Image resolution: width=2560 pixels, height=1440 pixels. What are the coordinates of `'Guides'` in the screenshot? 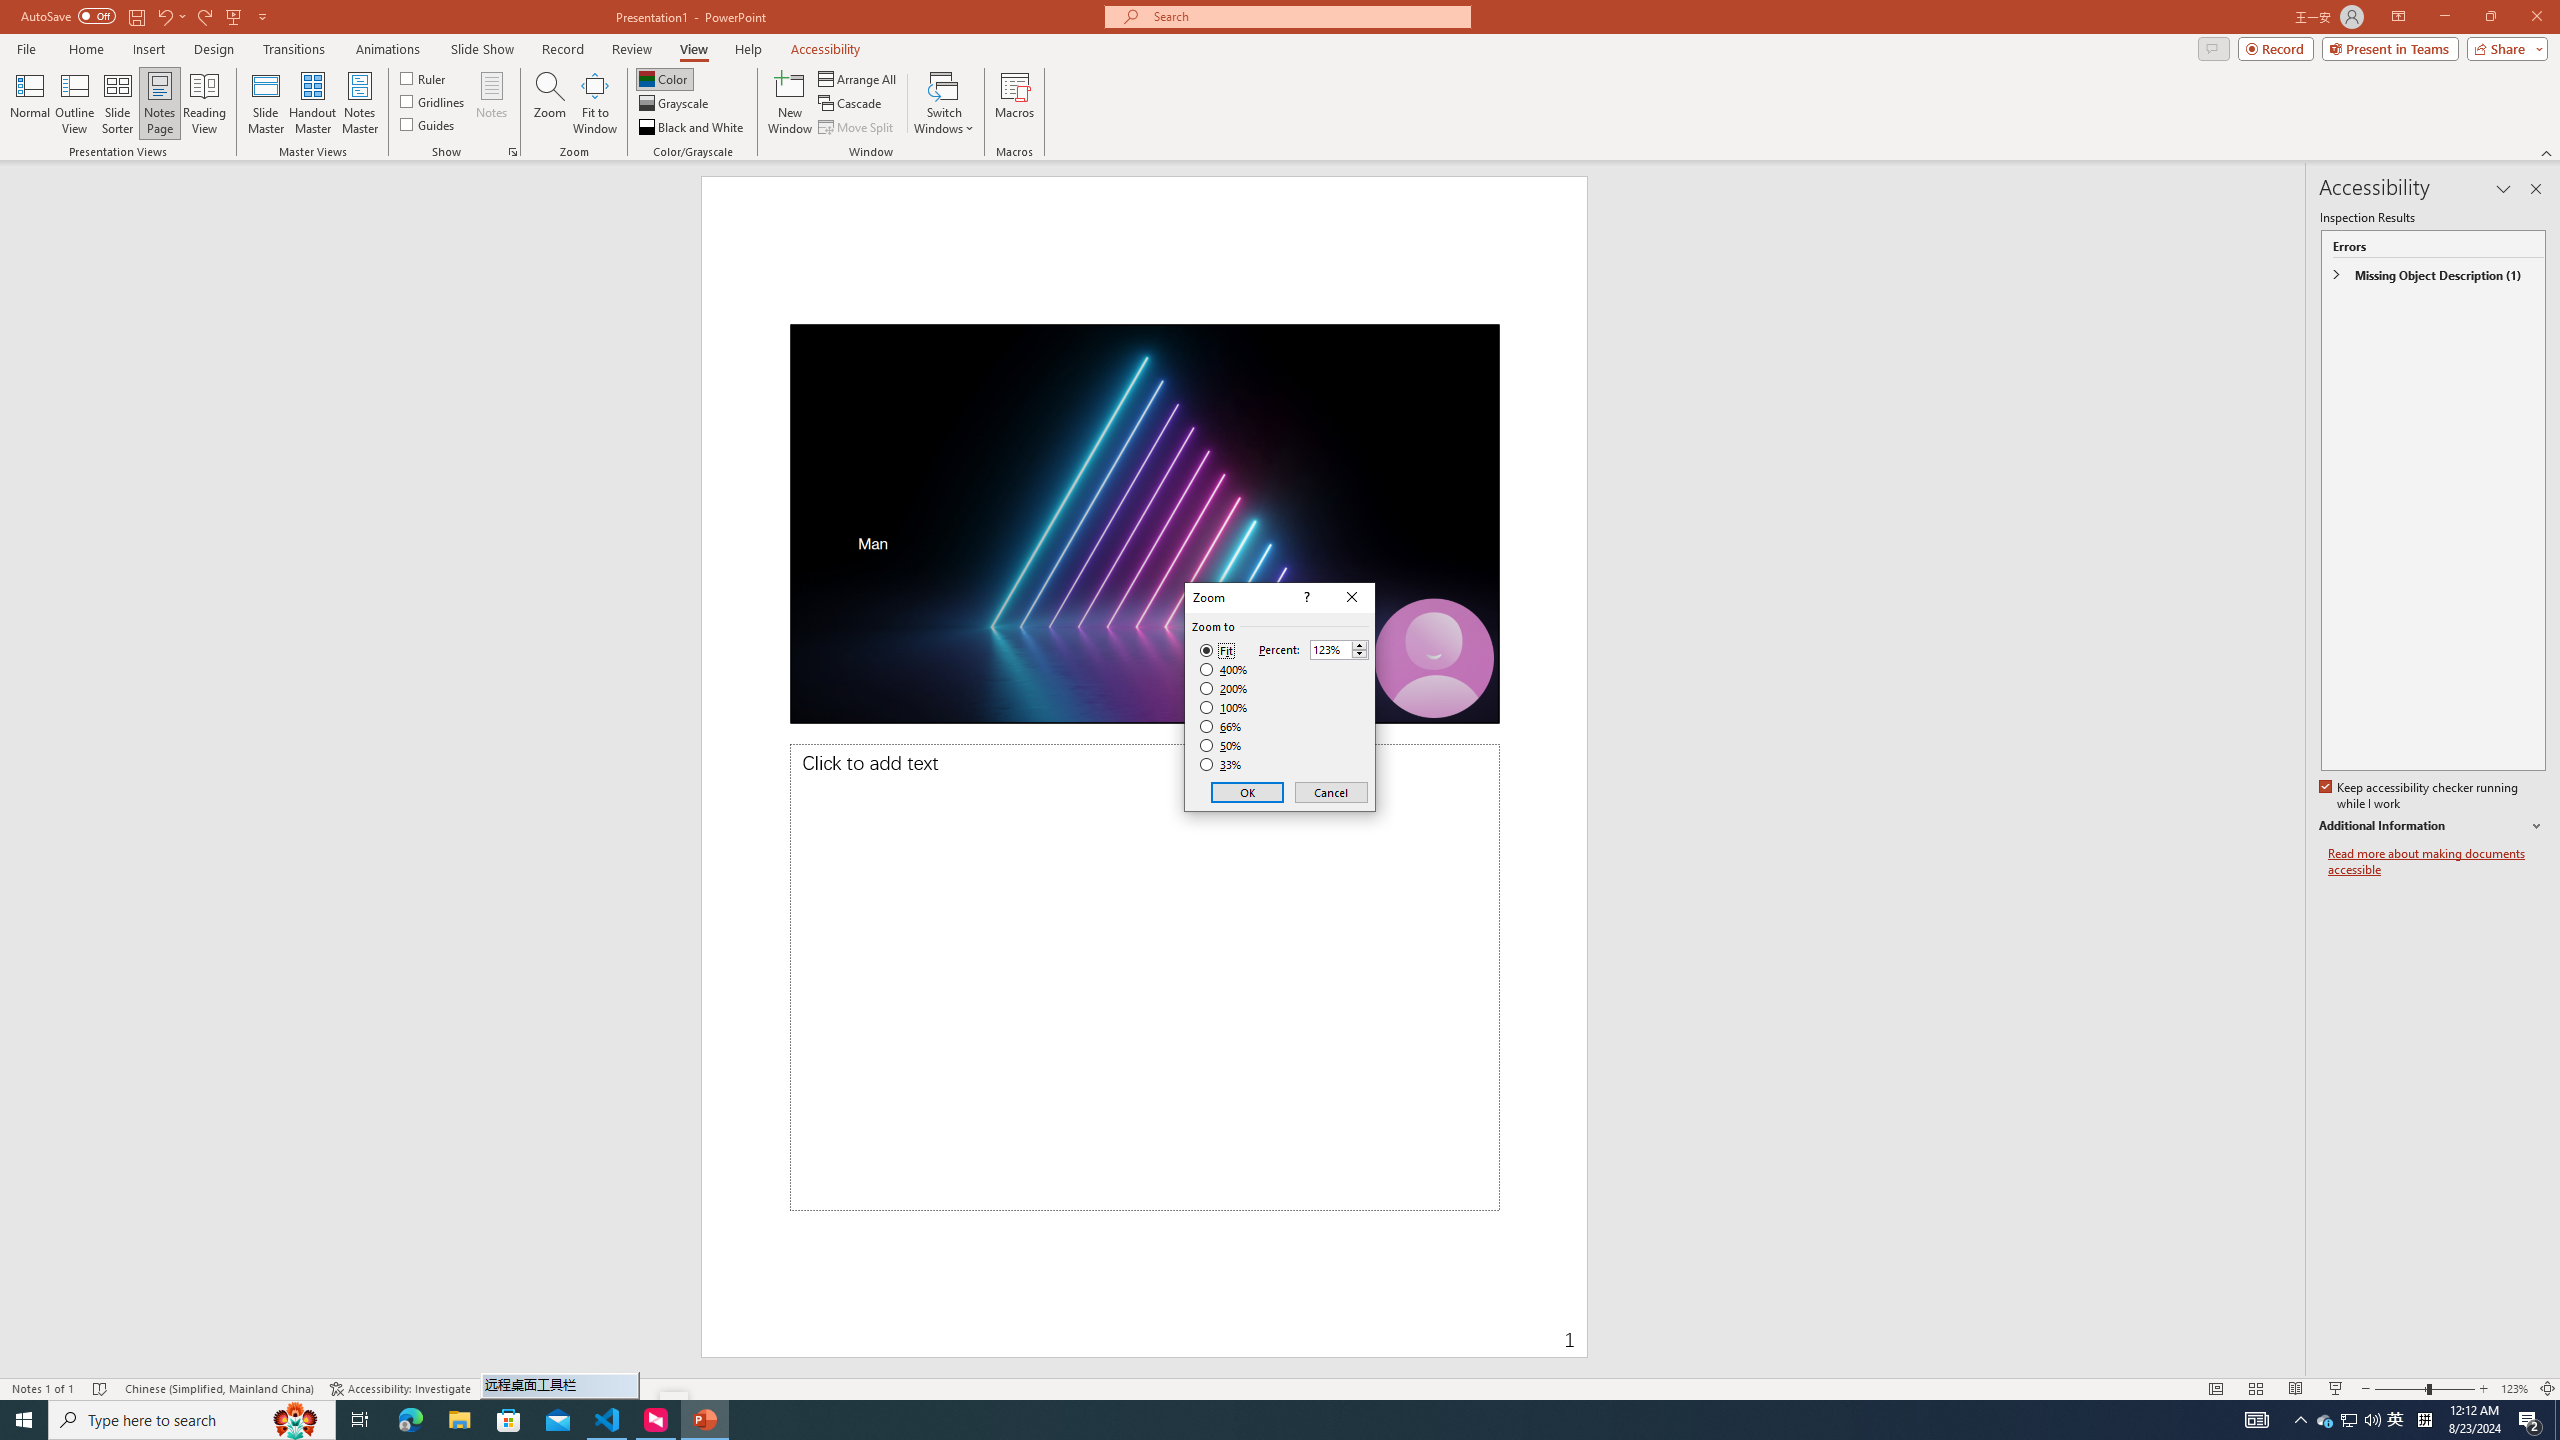 It's located at (428, 122).